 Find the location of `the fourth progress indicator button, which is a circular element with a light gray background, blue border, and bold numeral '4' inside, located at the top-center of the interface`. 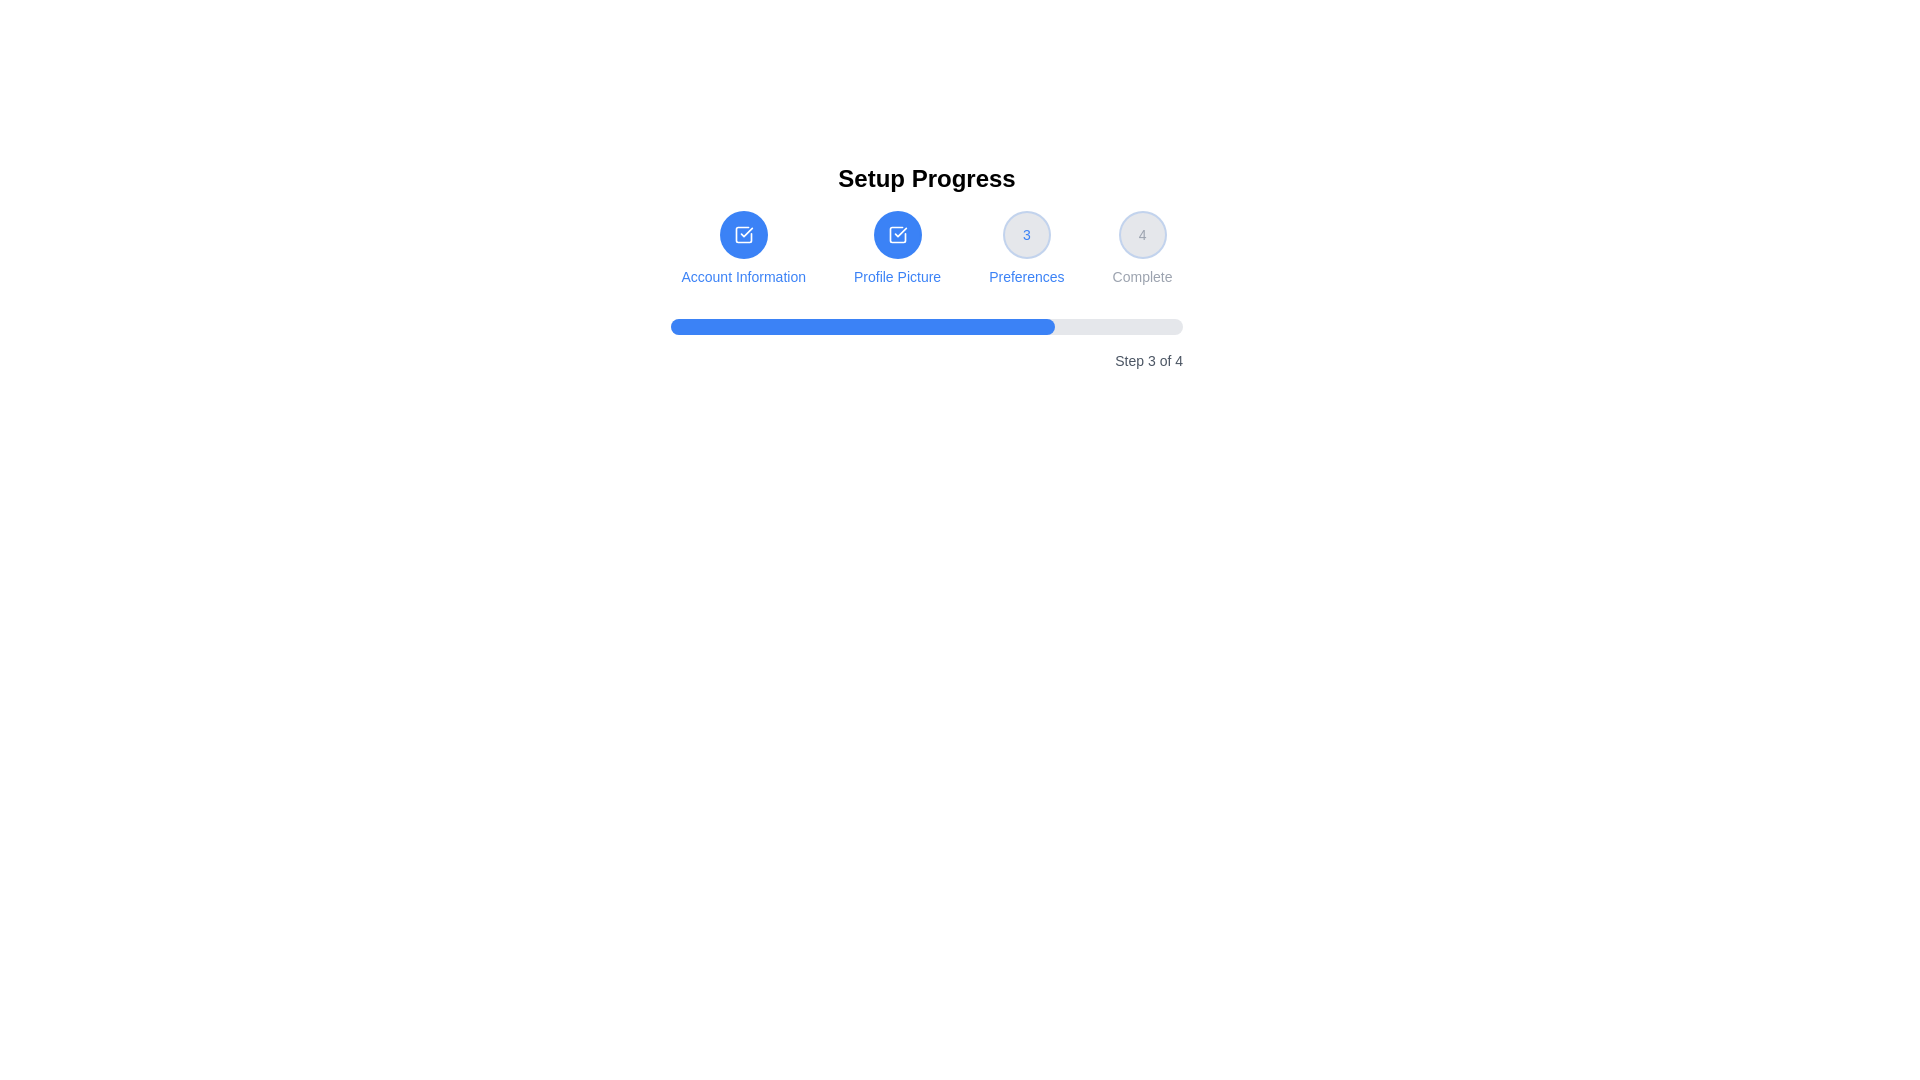

the fourth progress indicator button, which is a circular element with a light gray background, blue border, and bold numeral '4' inside, located at the top-center of the interface is located at coordinates (1142, 234).